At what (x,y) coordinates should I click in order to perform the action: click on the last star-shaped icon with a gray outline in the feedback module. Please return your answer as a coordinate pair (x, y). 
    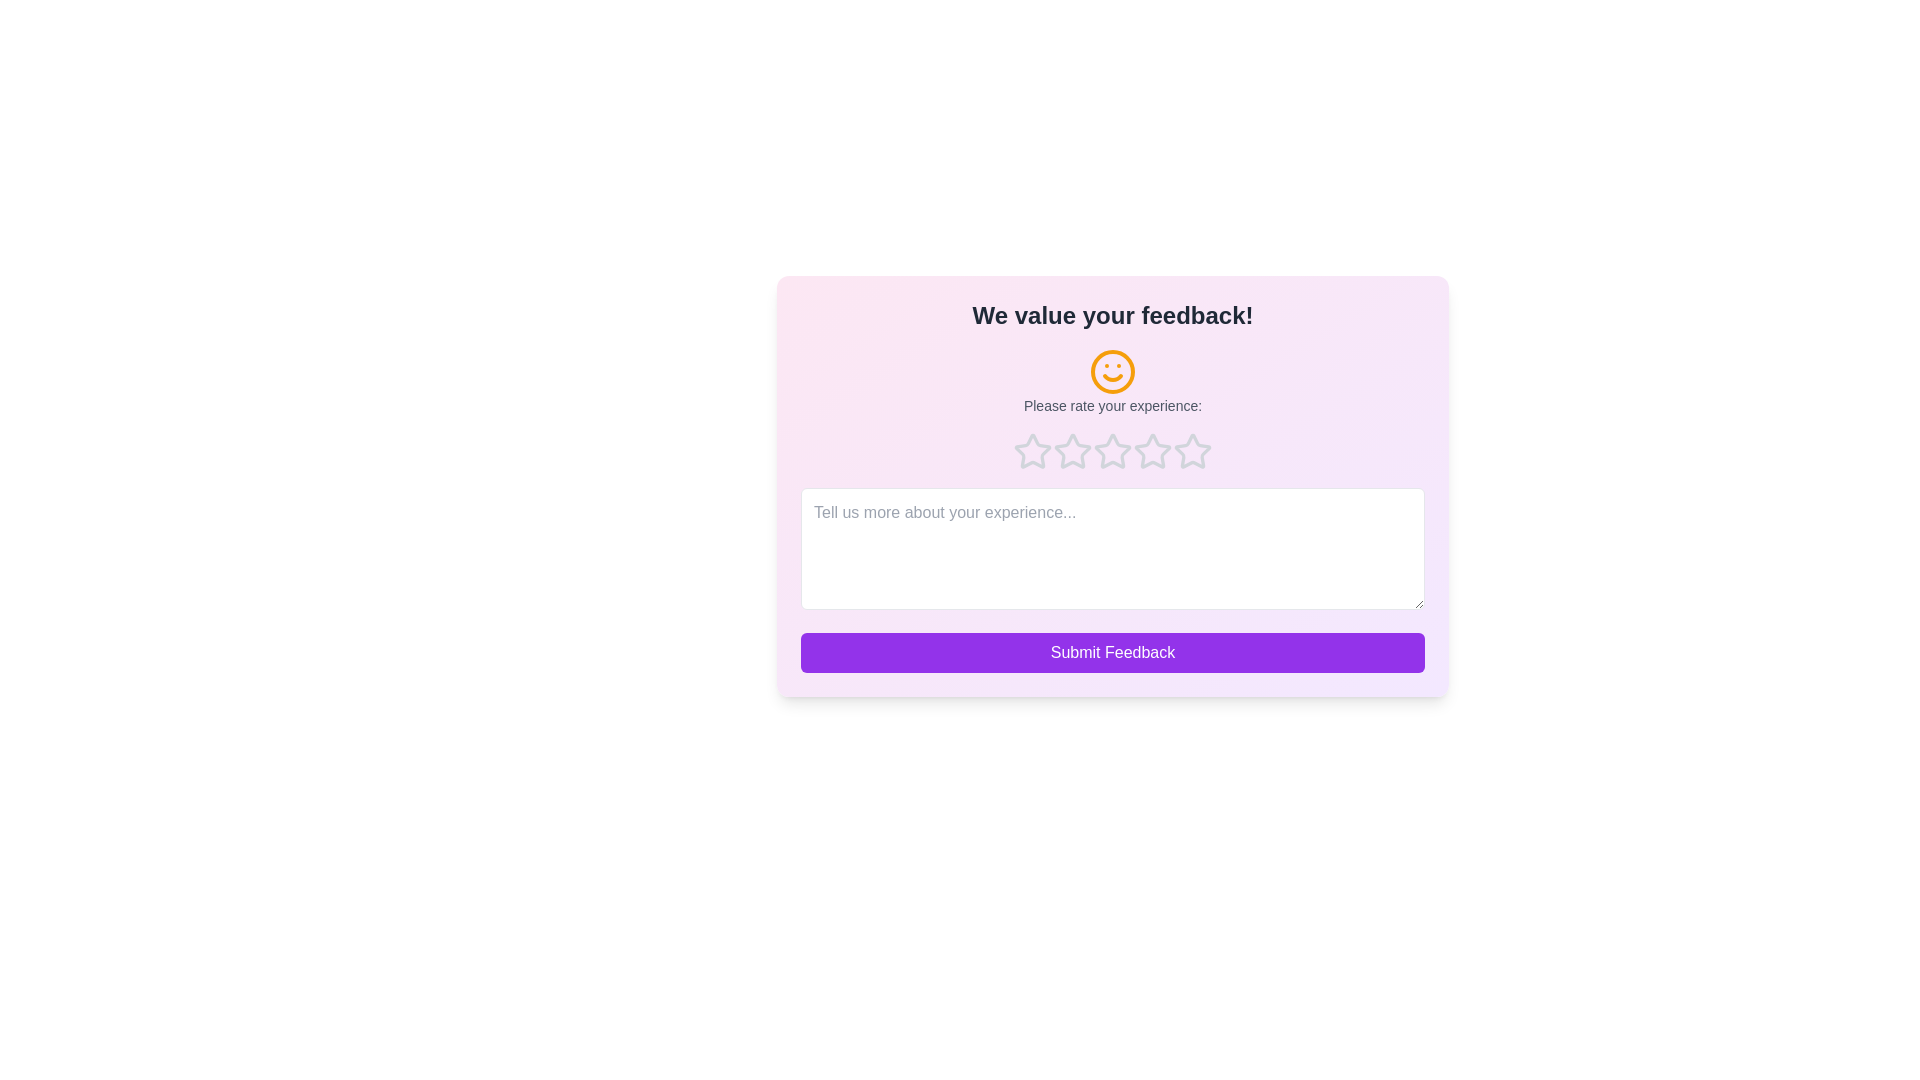
    Looking at the image, I should click on (1193, 451).